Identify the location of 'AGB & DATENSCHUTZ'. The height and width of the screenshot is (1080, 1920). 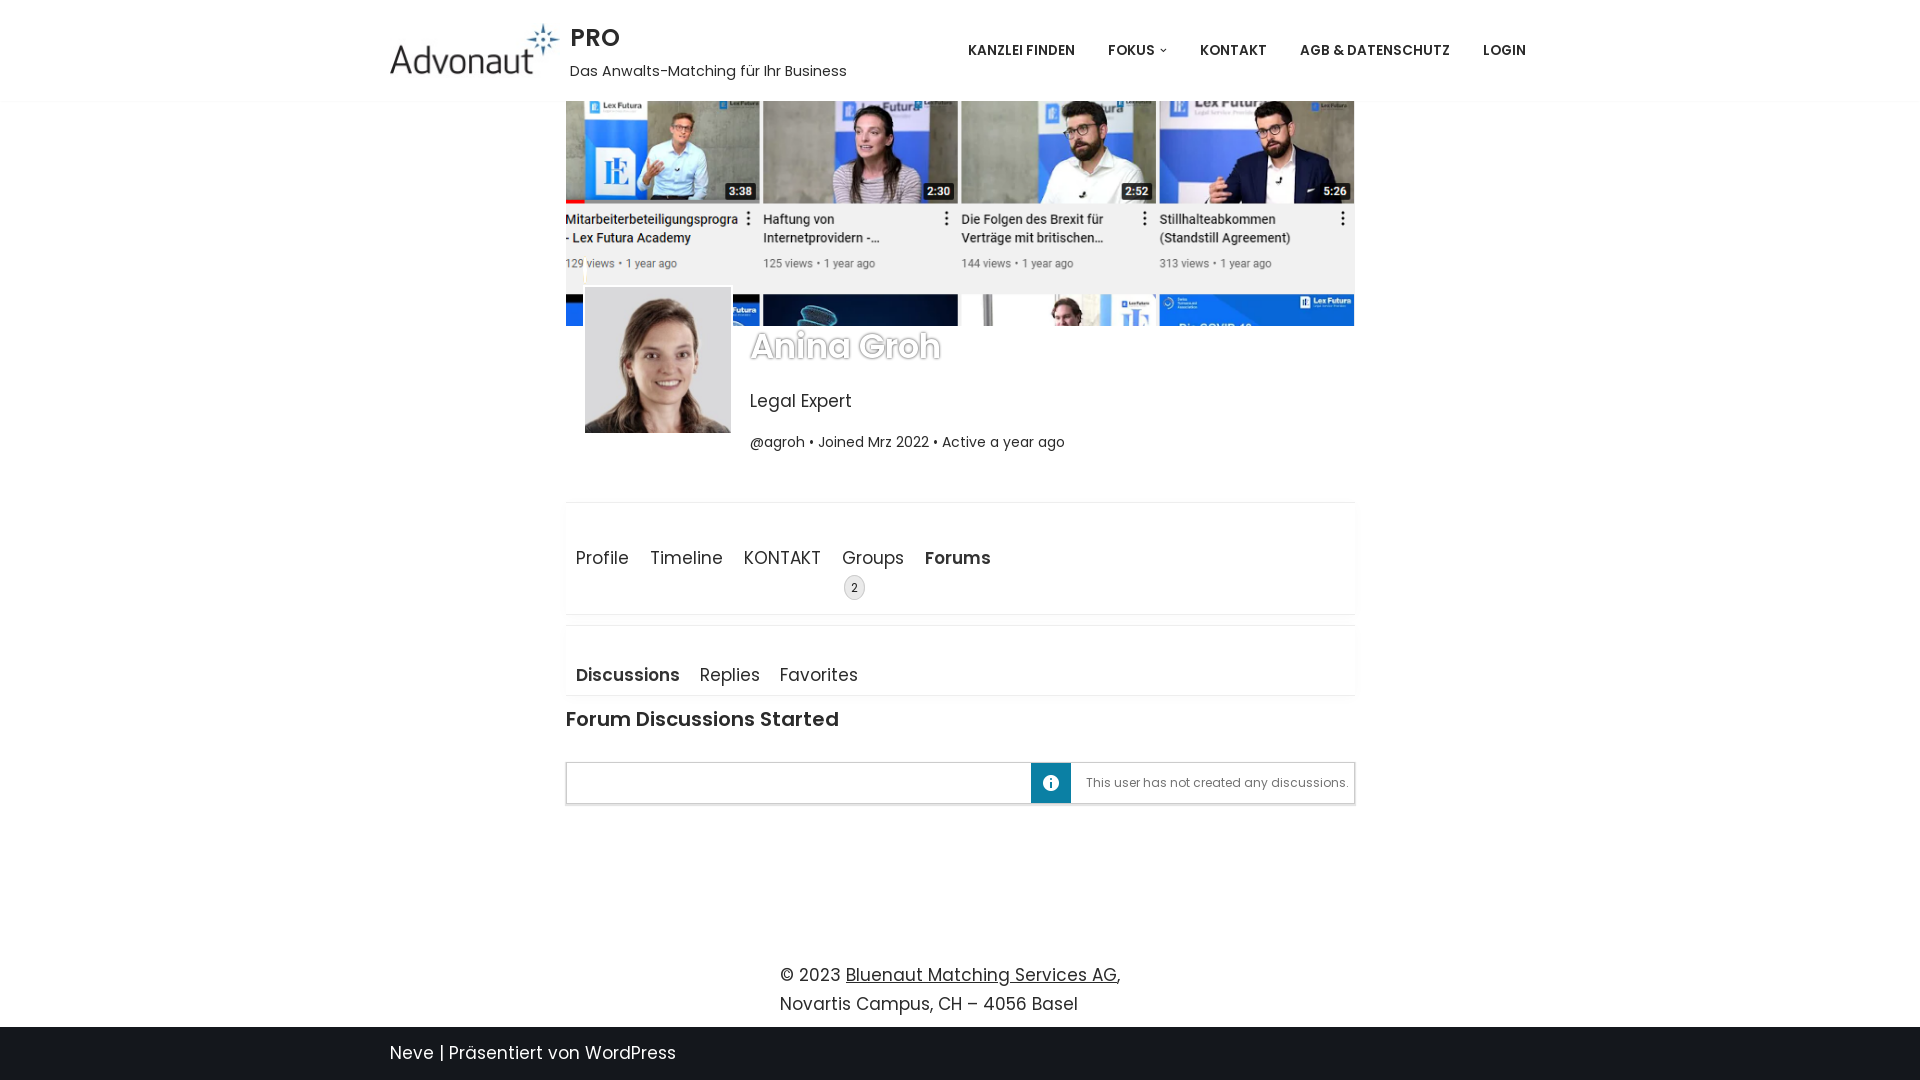
(1373, 49).